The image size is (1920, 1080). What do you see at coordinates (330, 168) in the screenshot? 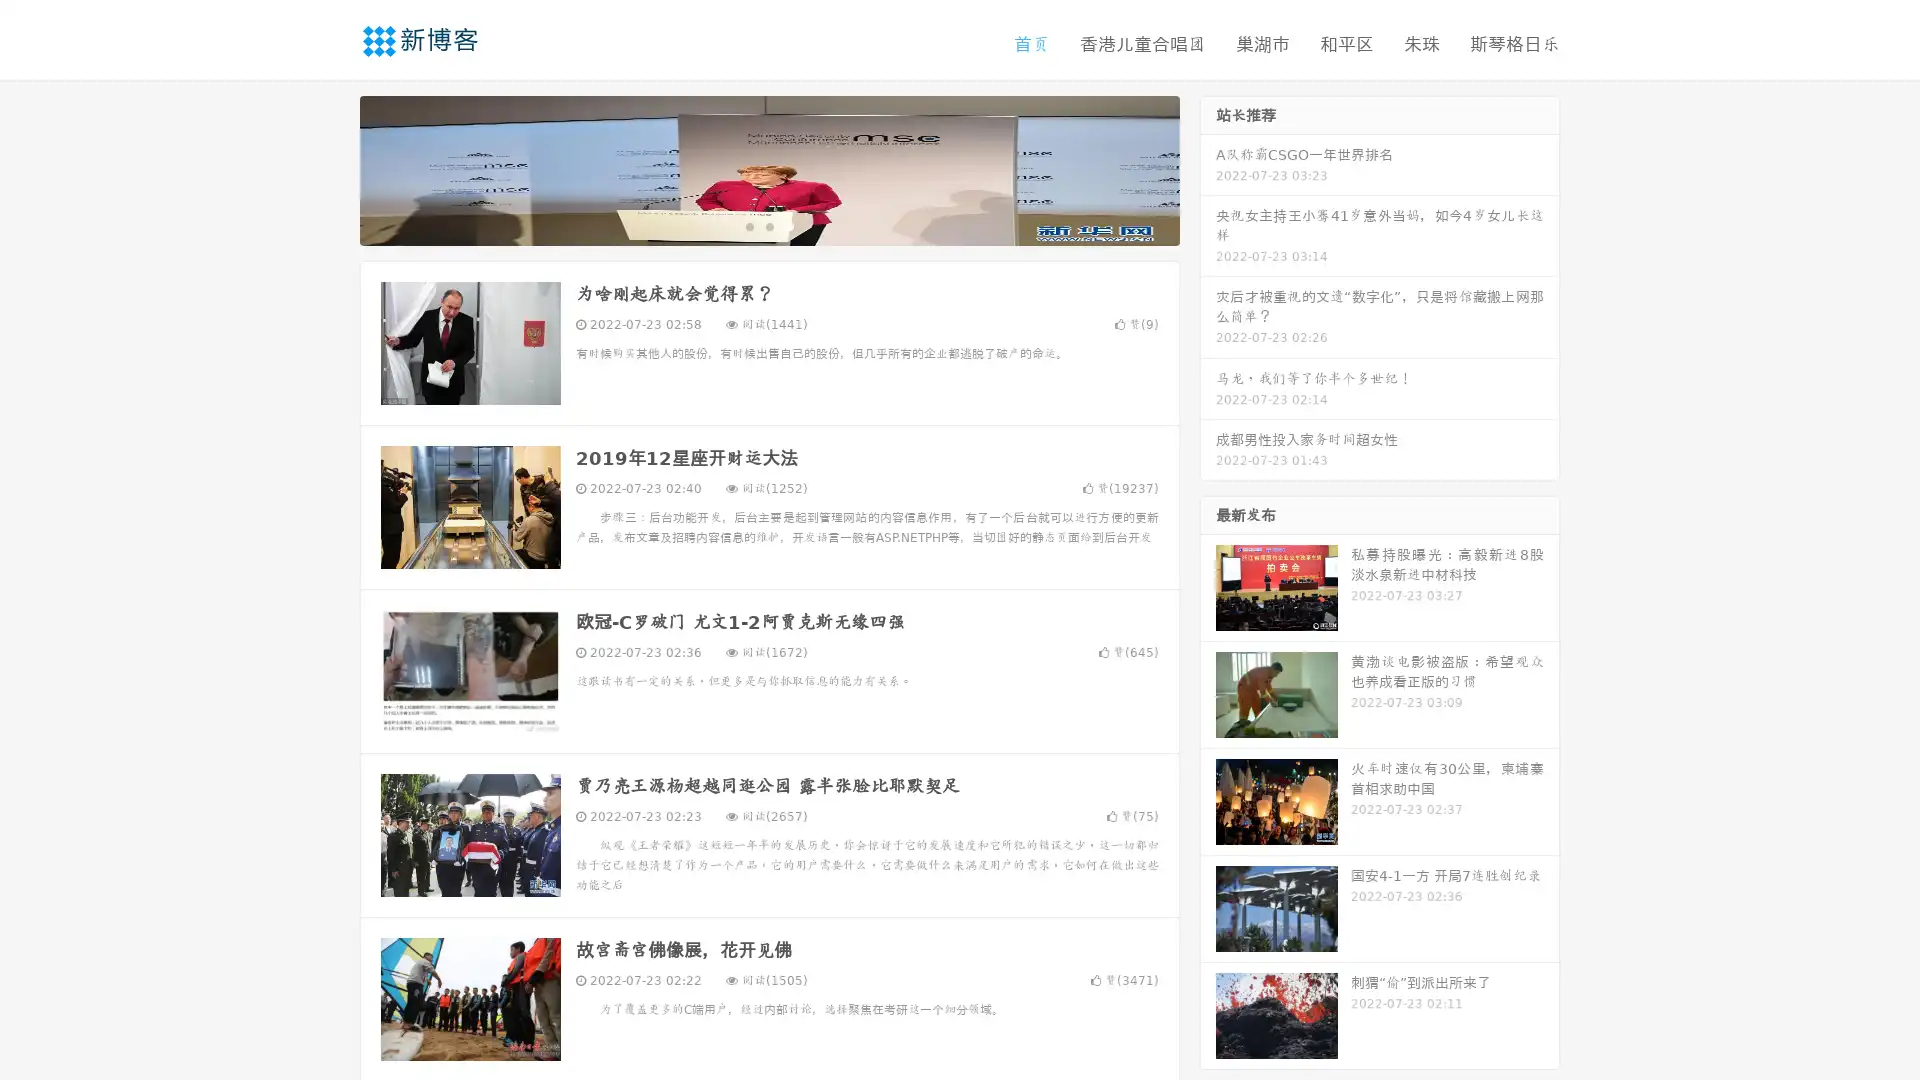
I see `Previous slide` at bounding box center [330, 168].